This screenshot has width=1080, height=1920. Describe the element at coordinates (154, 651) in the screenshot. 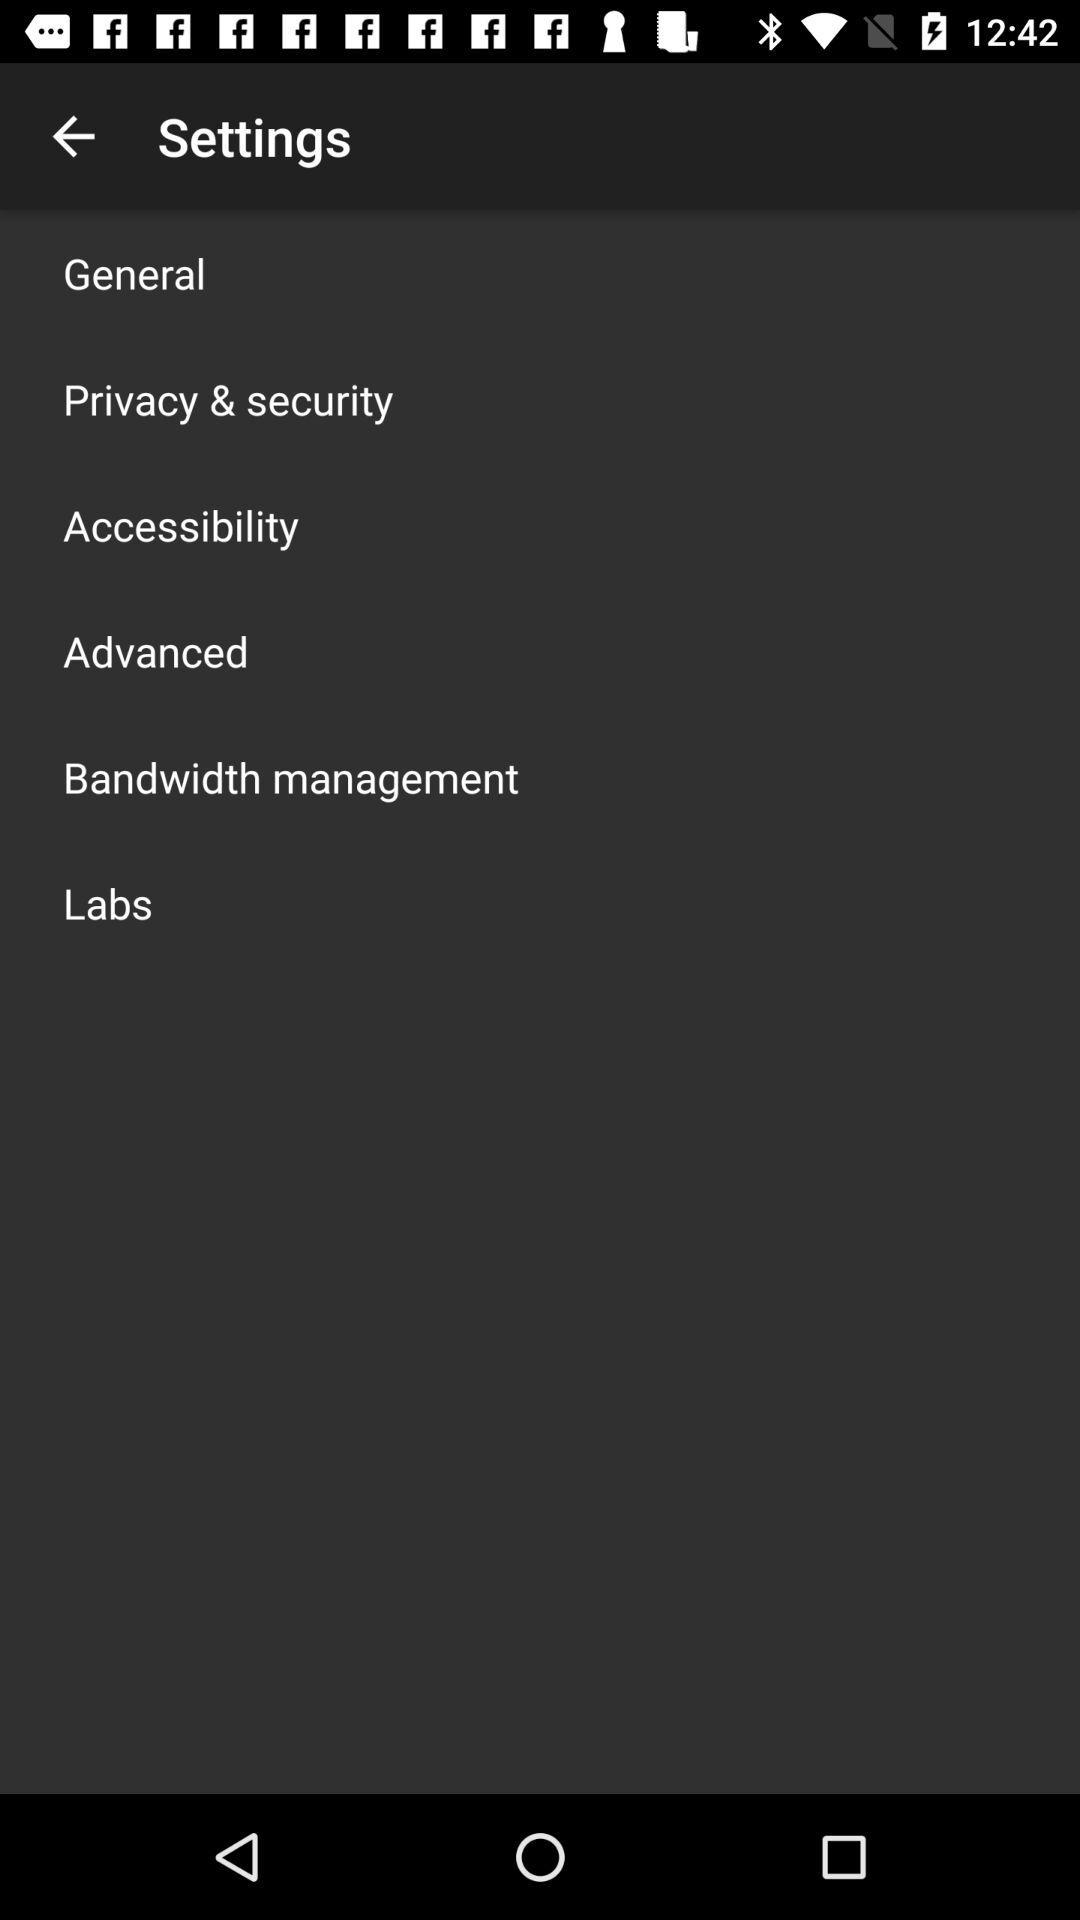

I see `the advanced icon` at that location.